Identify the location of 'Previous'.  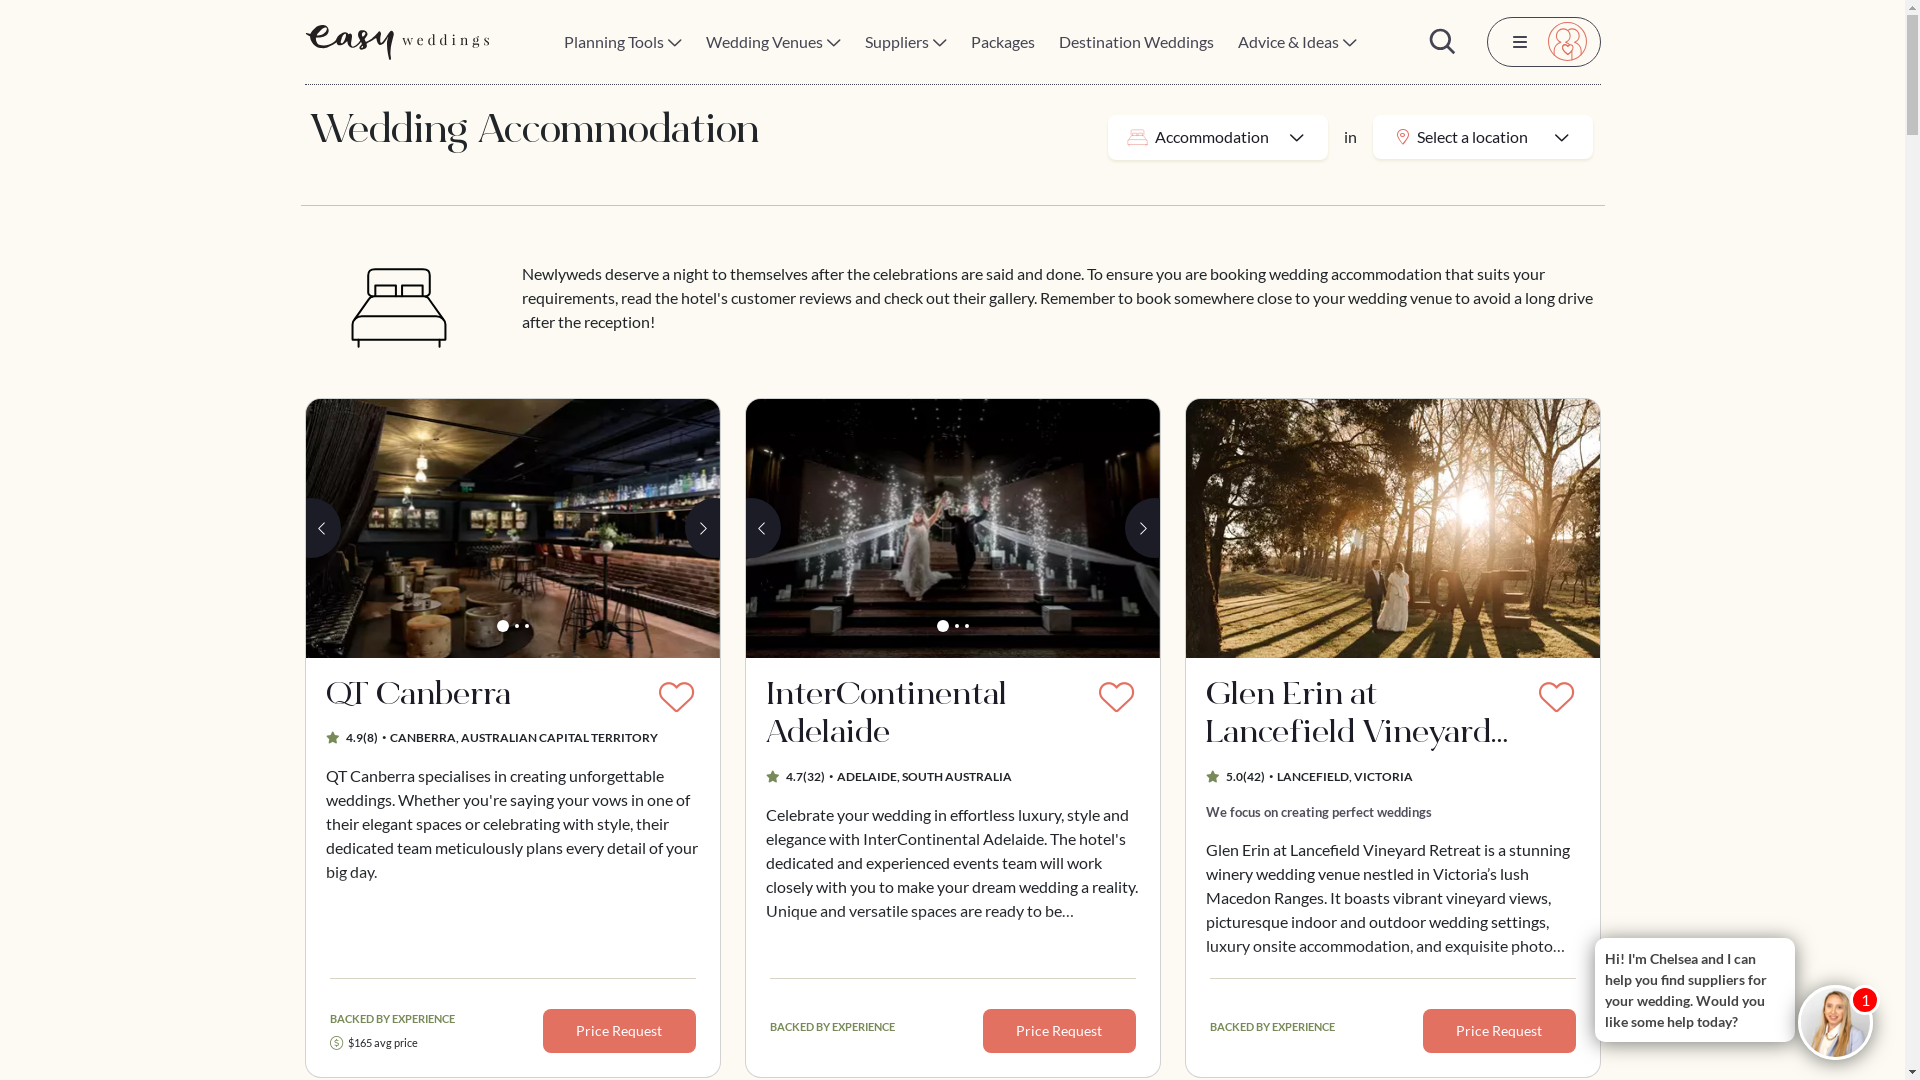
(323, 527).